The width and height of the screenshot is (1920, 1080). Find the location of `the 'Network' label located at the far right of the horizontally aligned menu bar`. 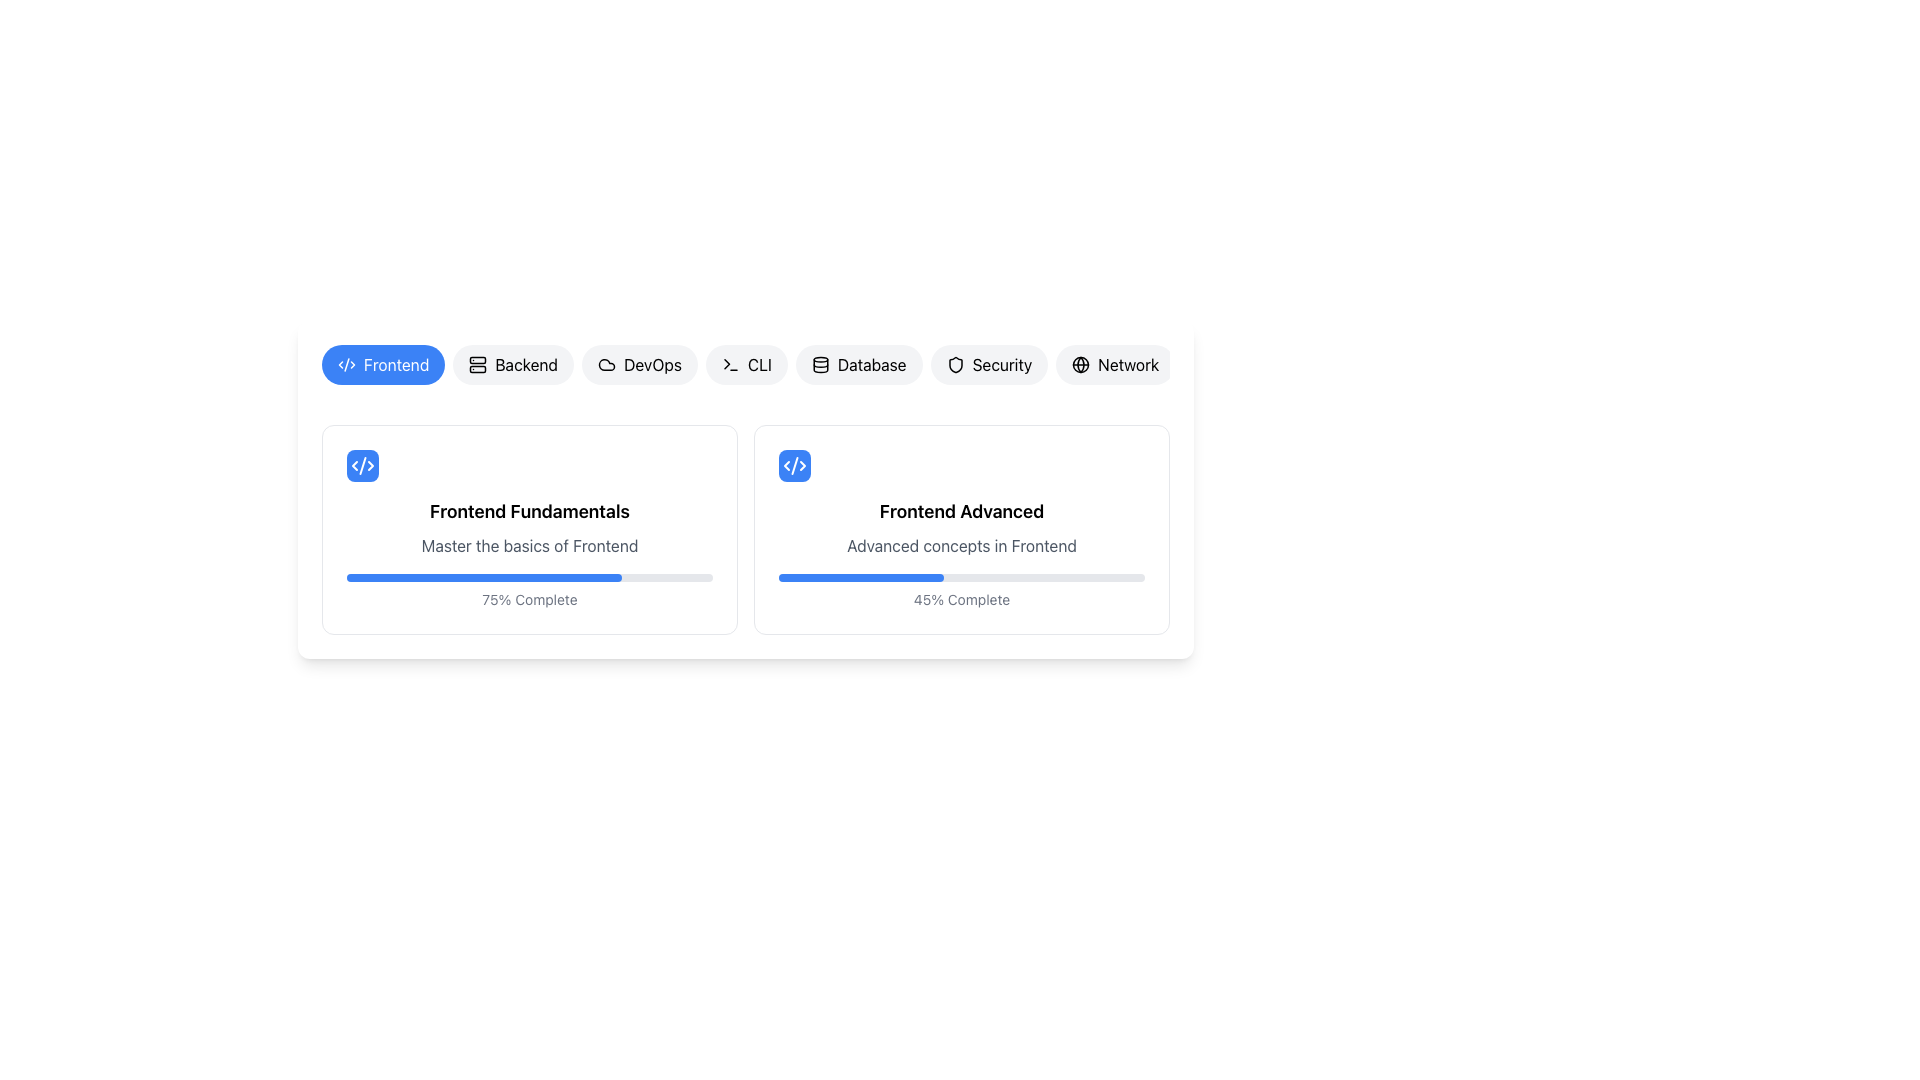

the 'Network' label located at the far right of the horizontally aligned menu bar is located at coordinates (1128, 365).